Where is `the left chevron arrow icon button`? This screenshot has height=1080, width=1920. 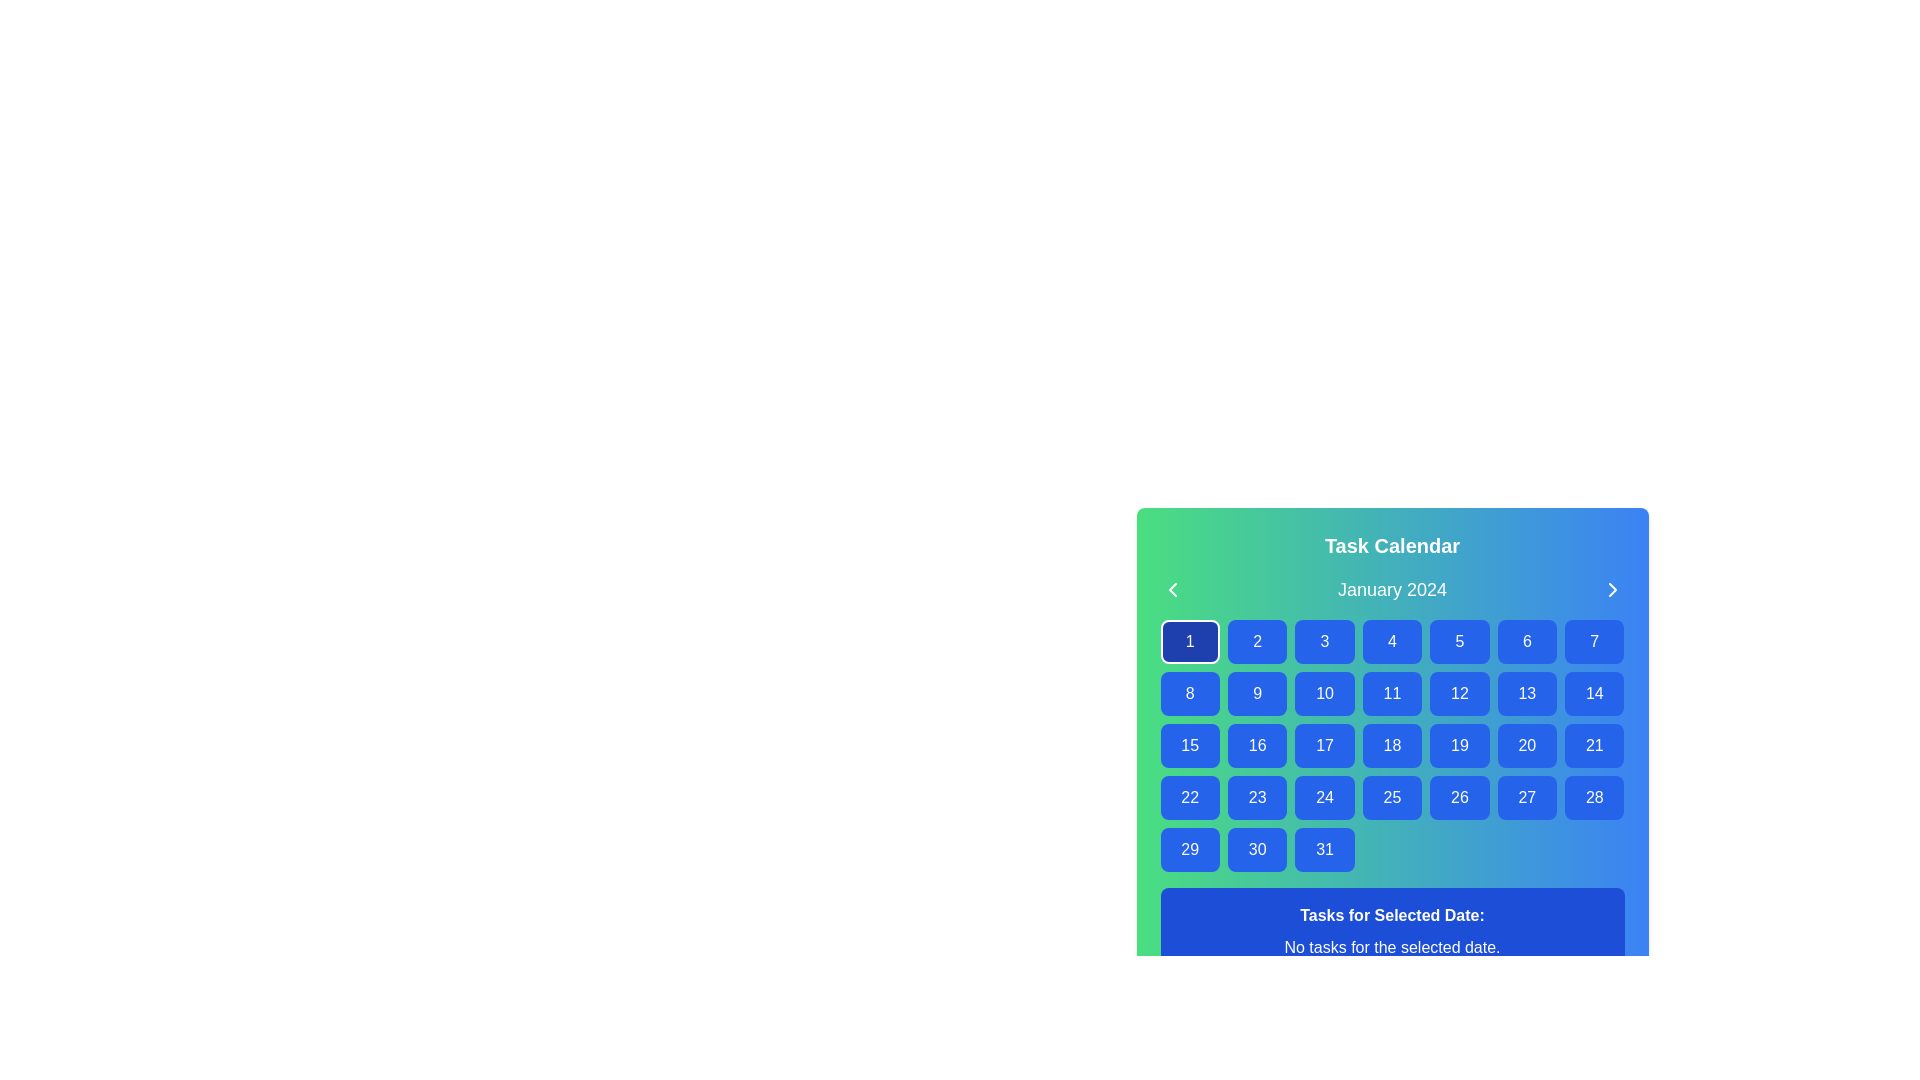 the left chevron arrow icon button is located at coordinates (1172, 589).